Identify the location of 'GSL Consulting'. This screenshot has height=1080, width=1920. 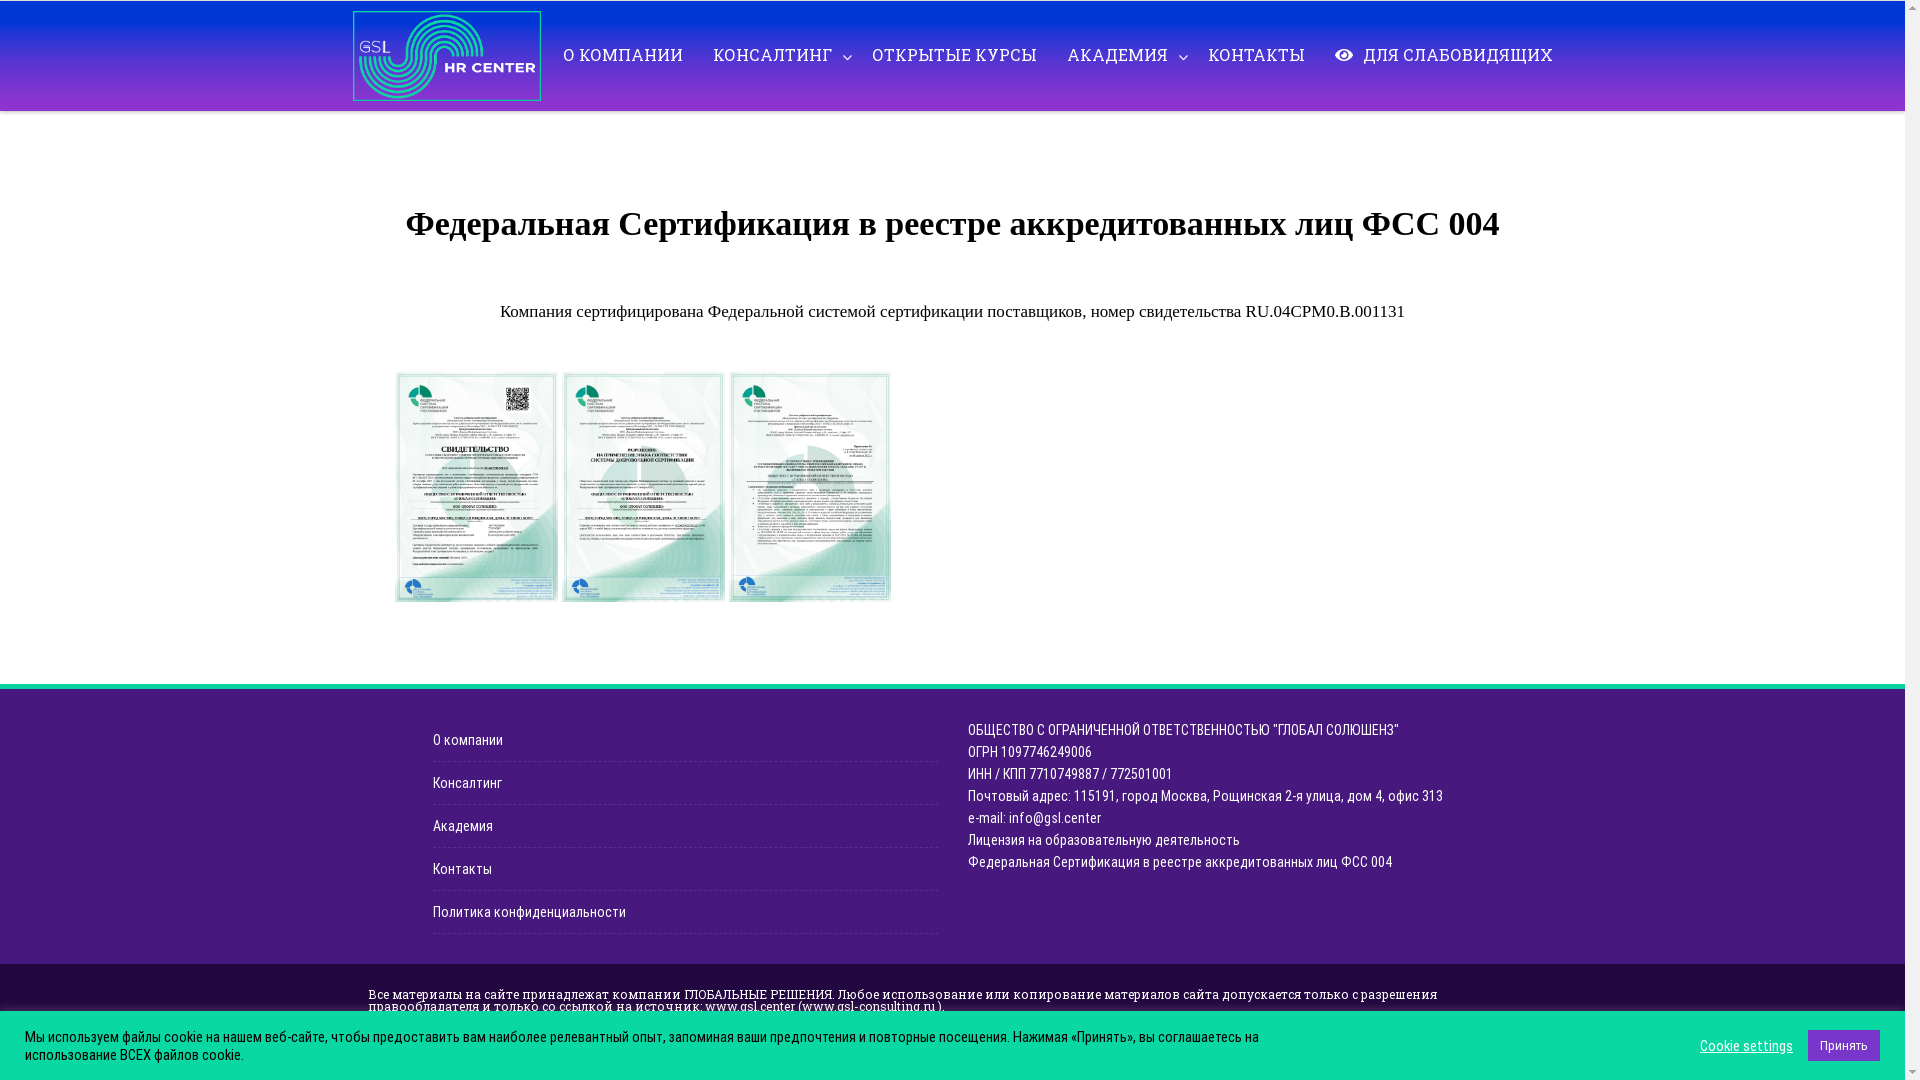
(450, 55).